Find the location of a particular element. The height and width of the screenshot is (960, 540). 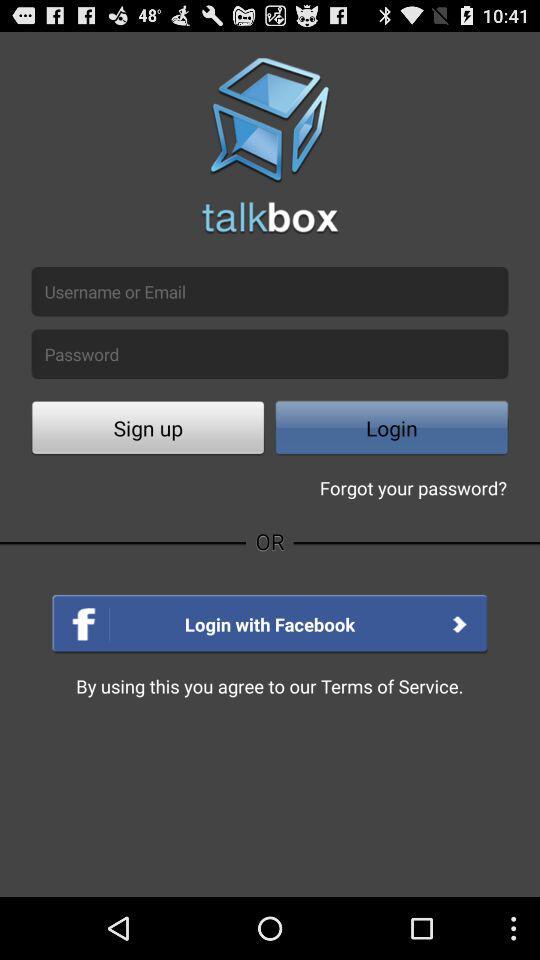

blue button right to sign up option is located at coordinates (391, 430).